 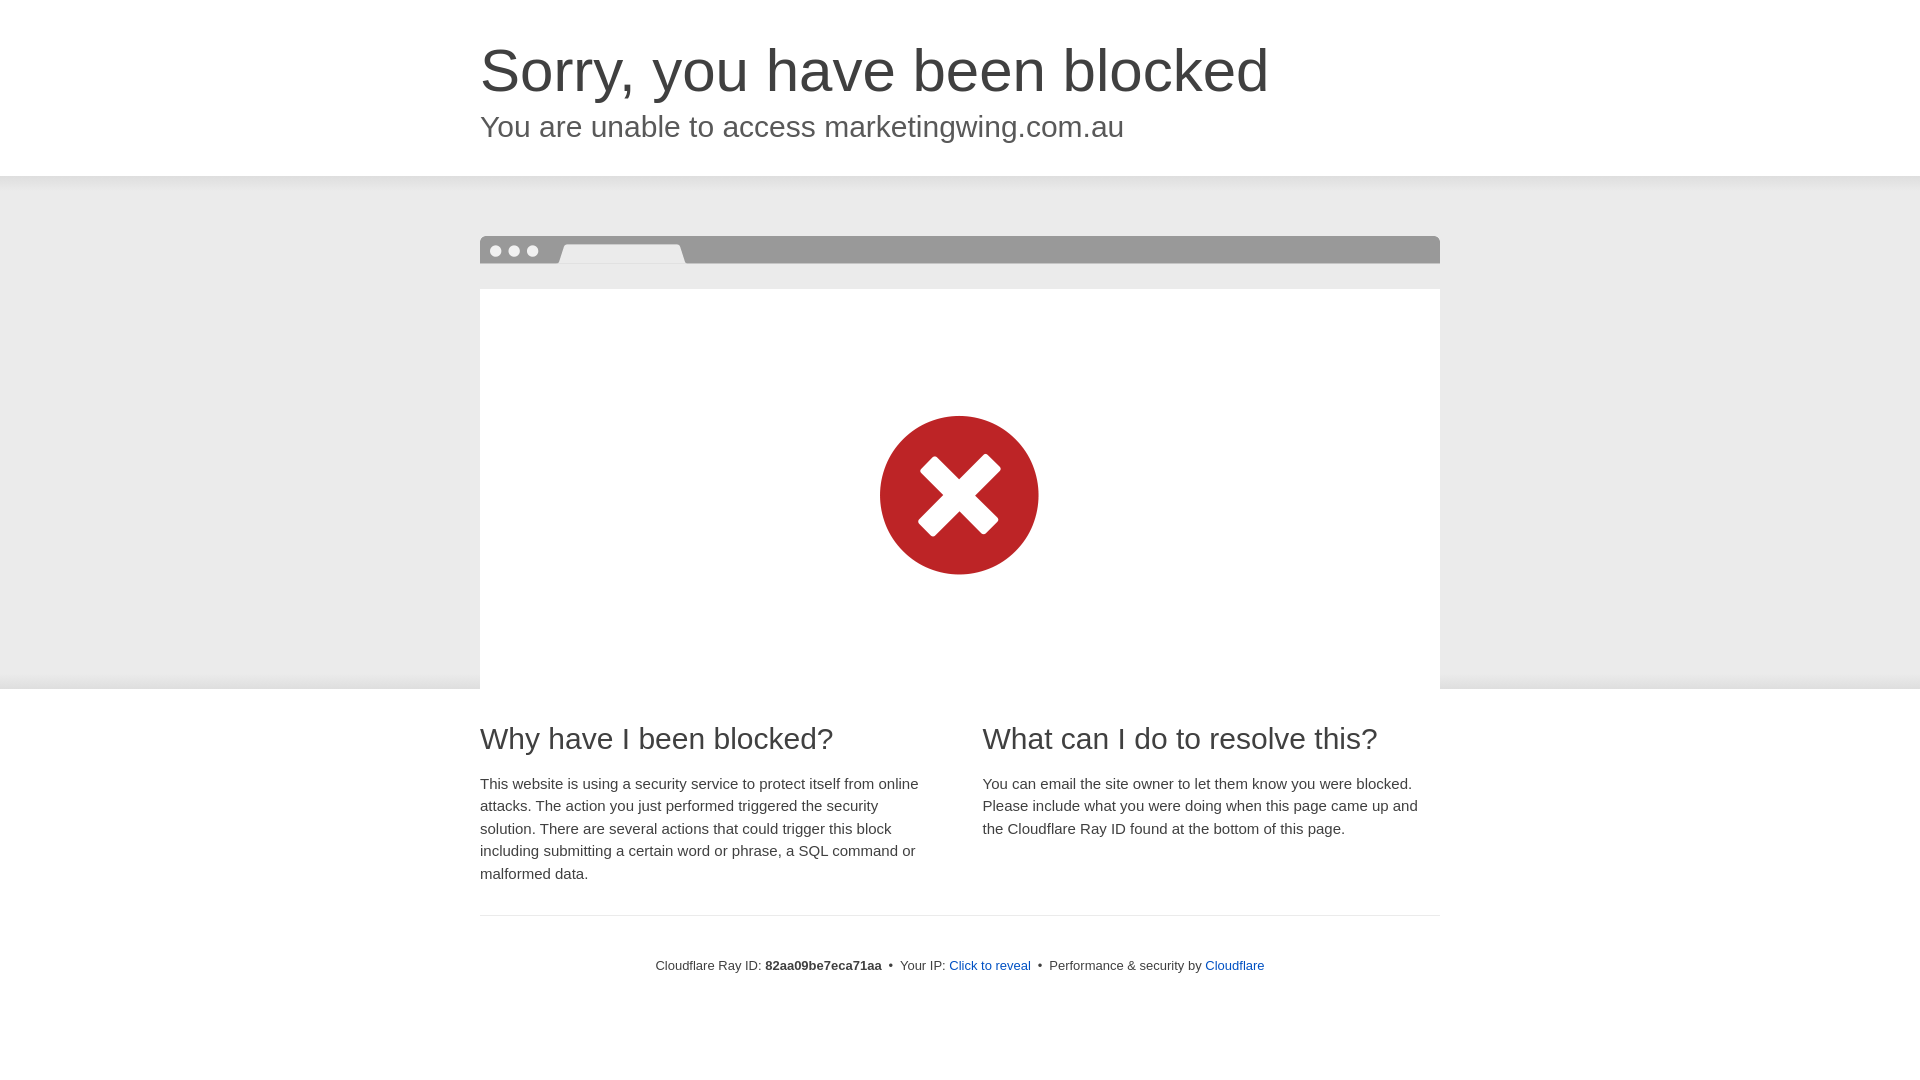 I want to click on 'Click to reveal', so click(x=948, y=964).